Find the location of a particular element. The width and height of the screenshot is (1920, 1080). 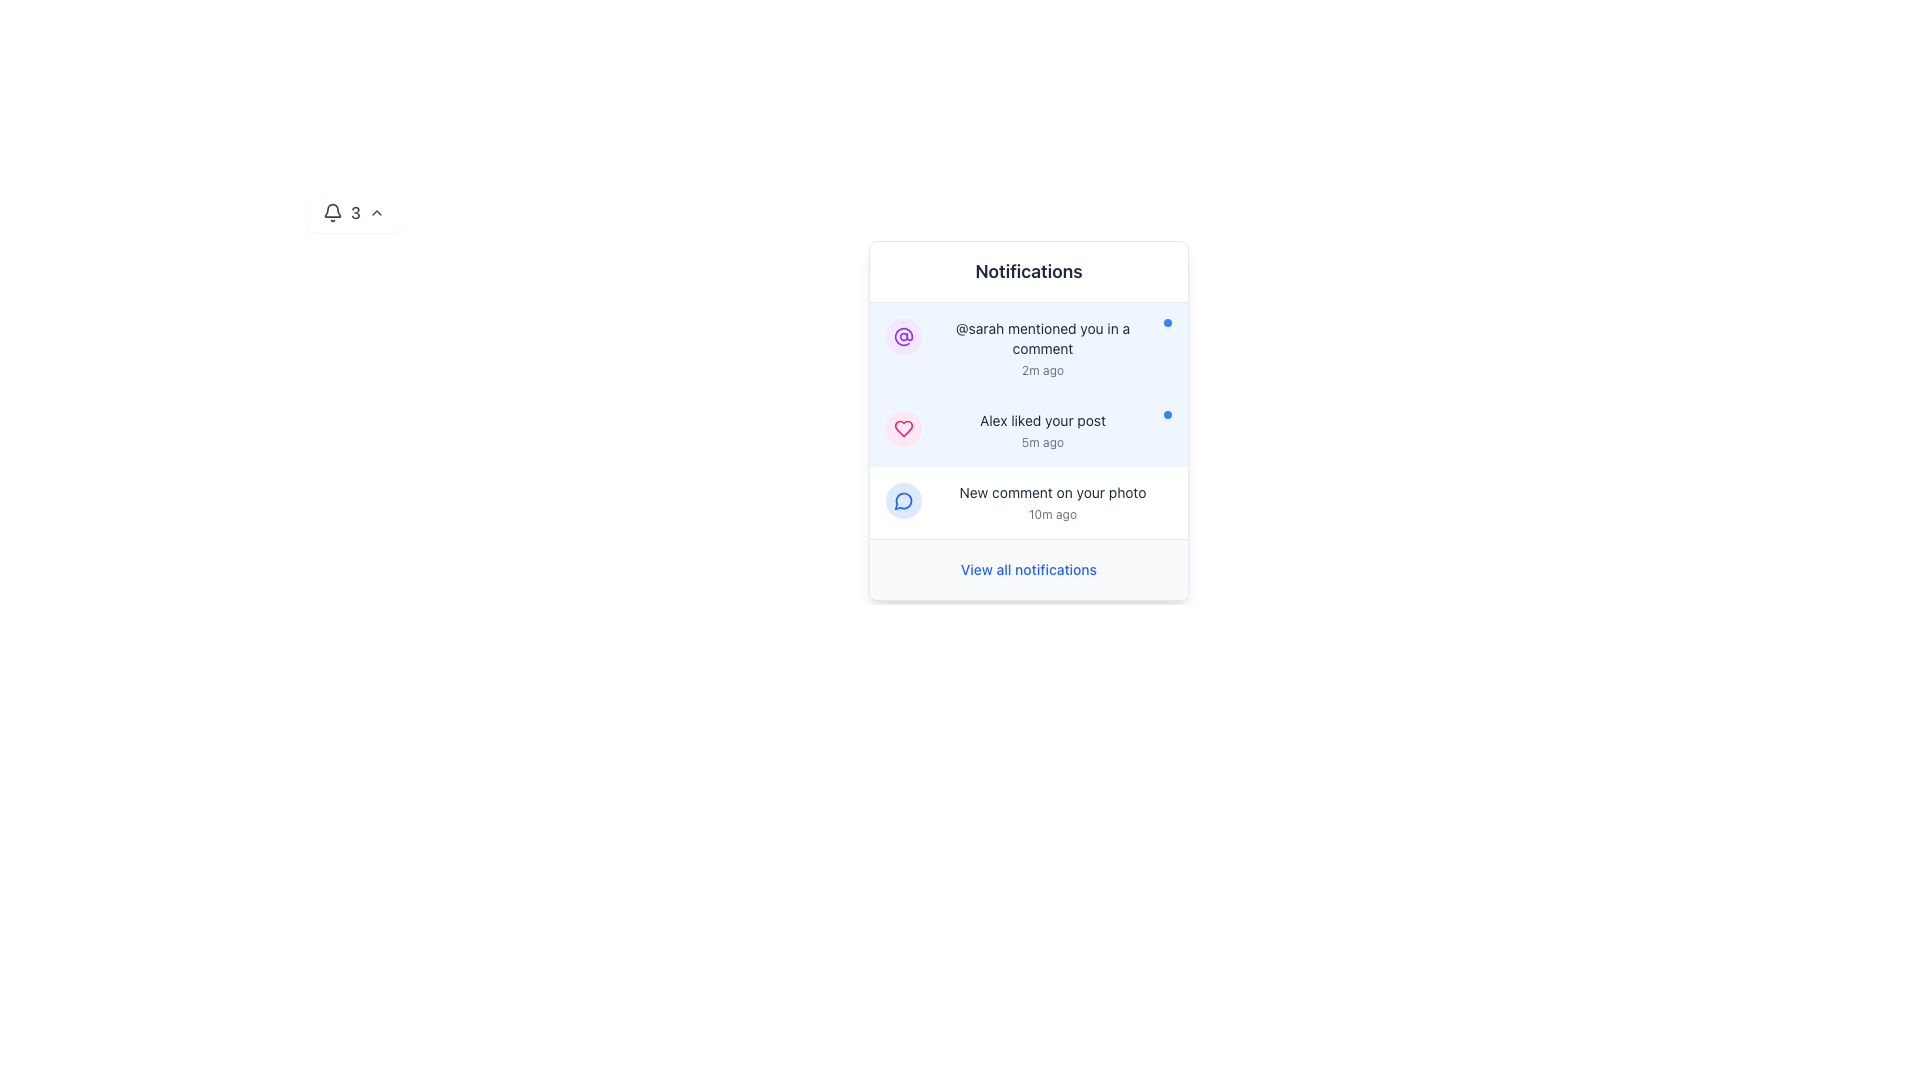

the 'like' icon associated with the notification that reads 'Alex liked your post', which is the second notification in the list is located at coordinates (902, 427).